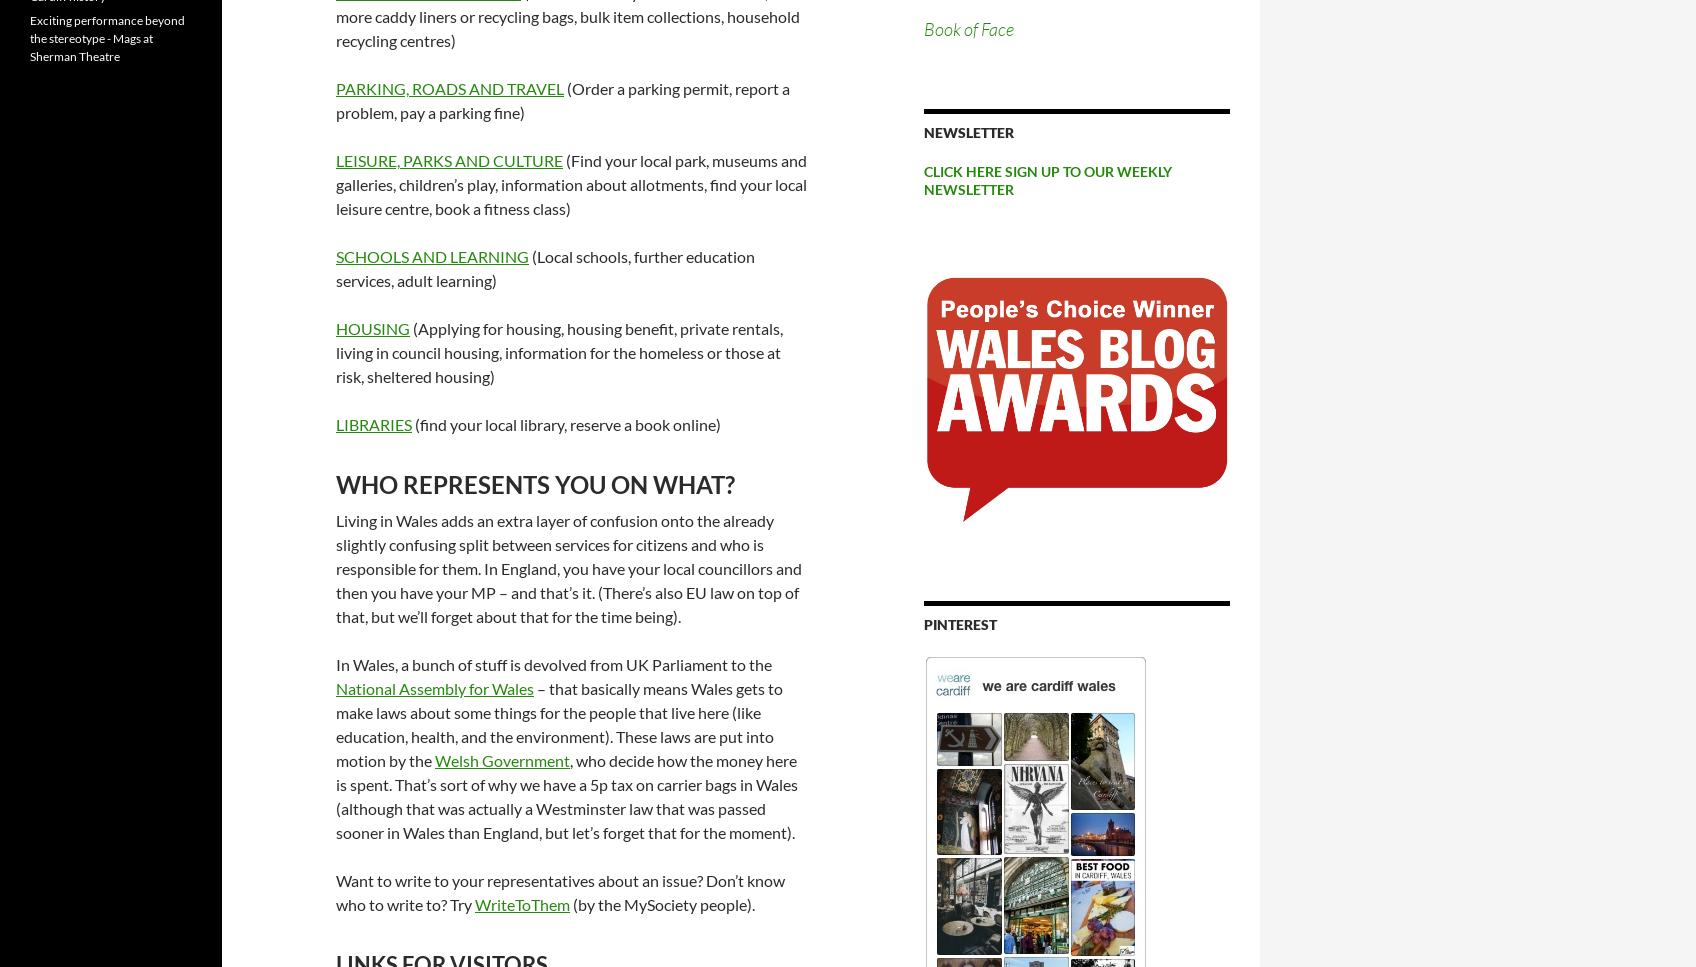 The height and width of the screenshot is (967, 1696). Describe the element at coordinates (553, 662) in the screenshot. I see `'In Wales, a bunch of stuff is devolved from UK Parliament to the'` at that location.